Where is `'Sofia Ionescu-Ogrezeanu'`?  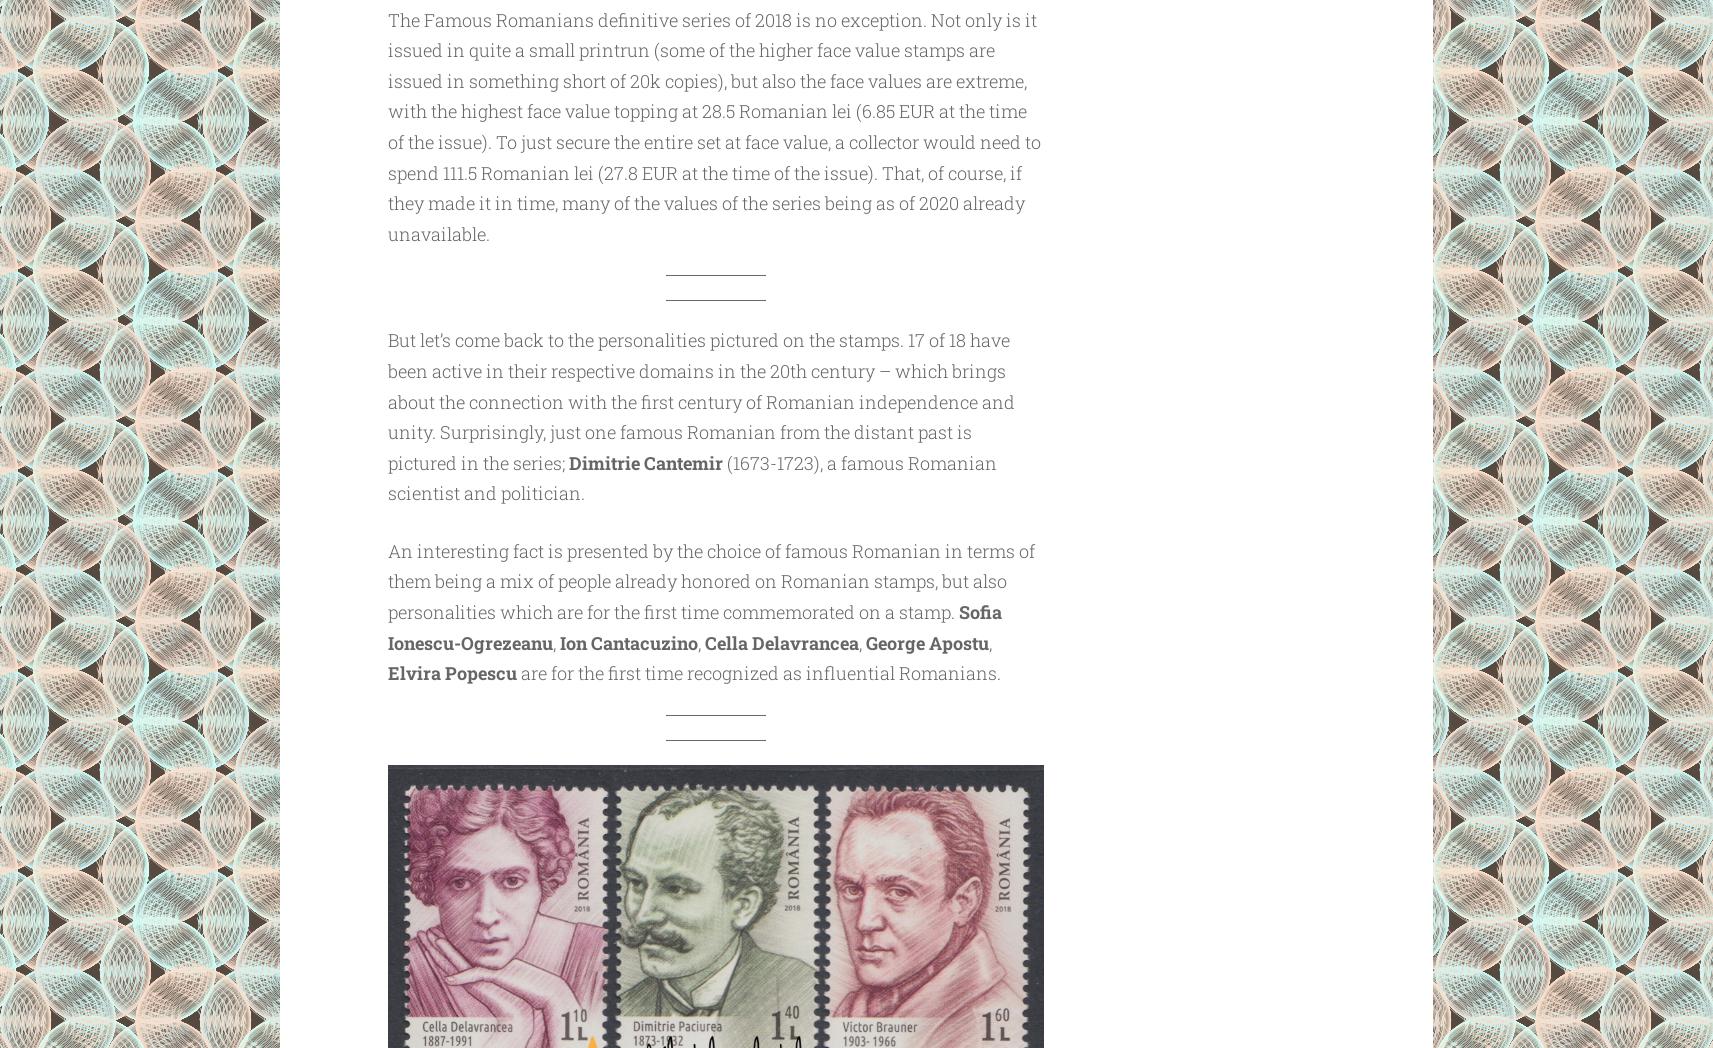 'Sofia Ionescu-Ogrezeanu' is located at coordinates (693, 626).